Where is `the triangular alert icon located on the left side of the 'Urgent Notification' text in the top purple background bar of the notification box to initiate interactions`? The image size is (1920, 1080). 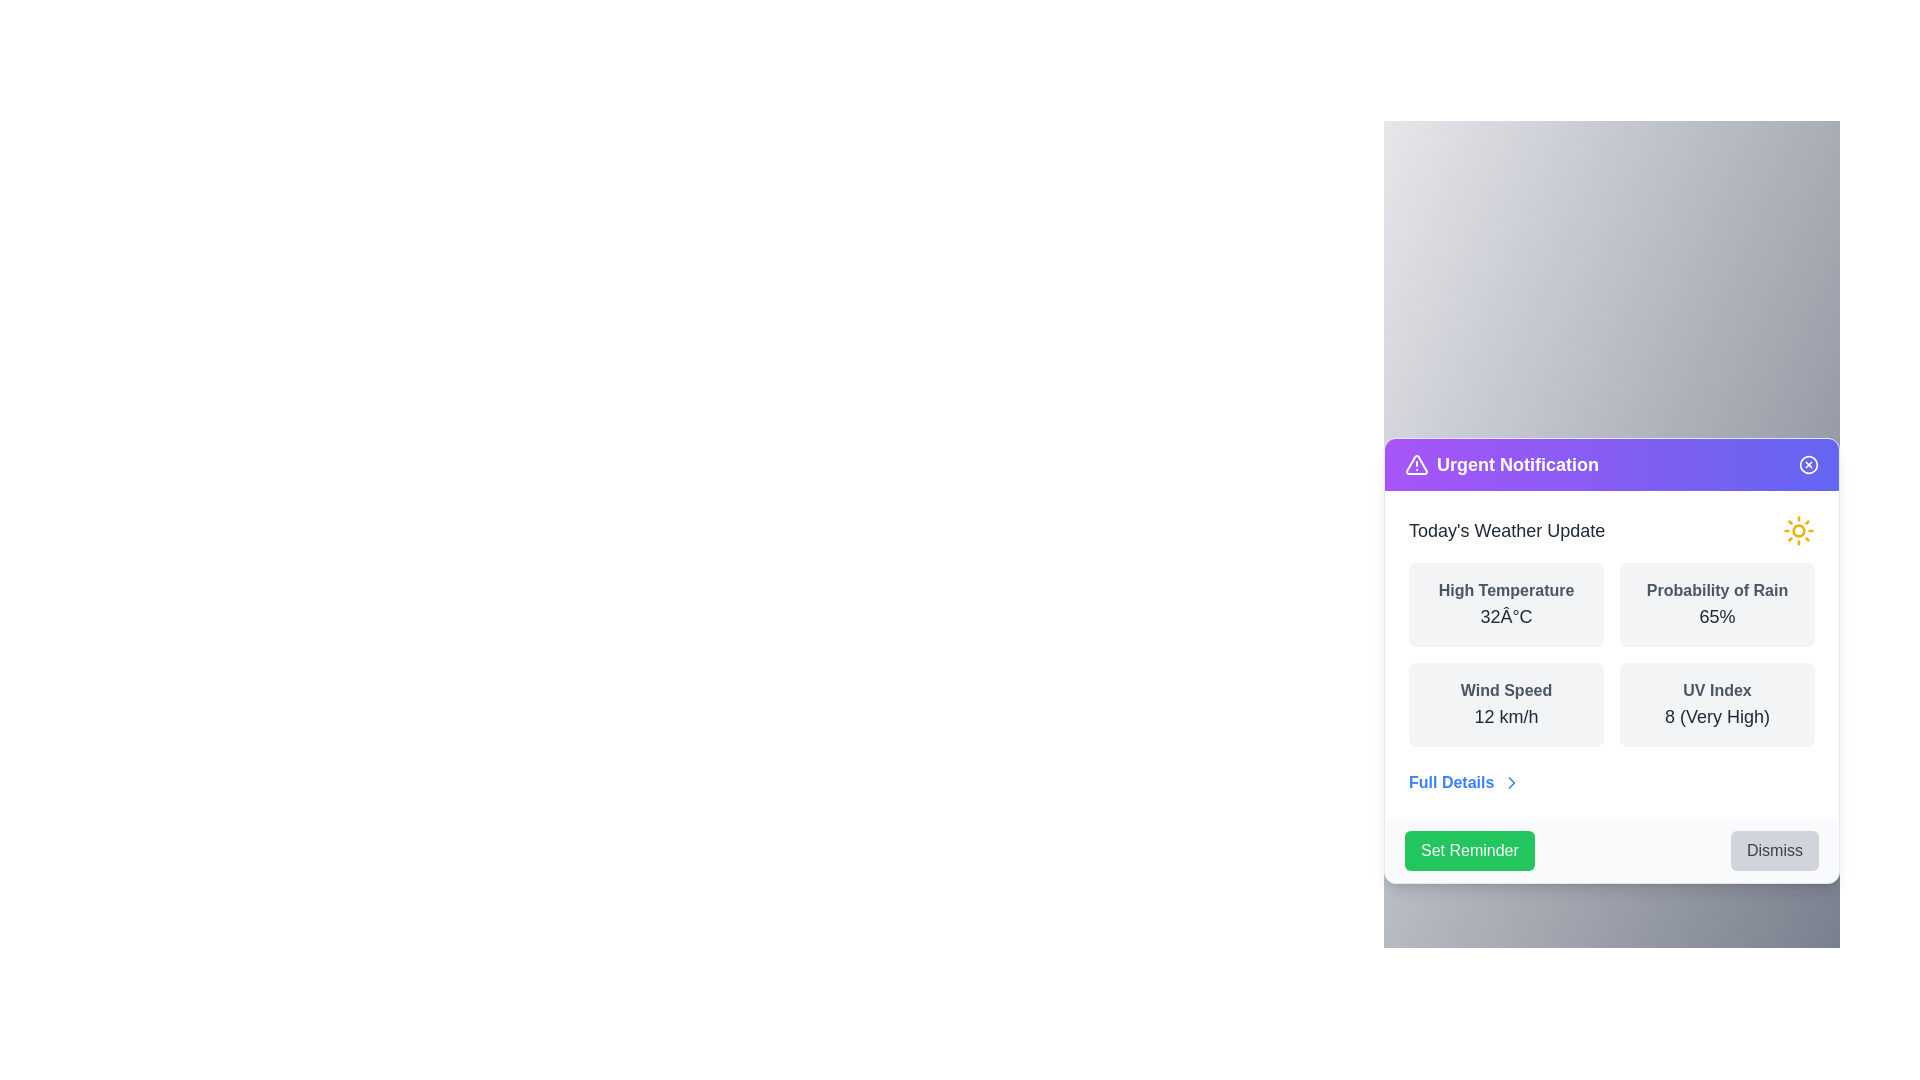
the triangular alert icon located on the left side of the 'Urgent Notification' text in the top purple background bar of the notification box to initiate interactions is located at coordinates (1415, 463).